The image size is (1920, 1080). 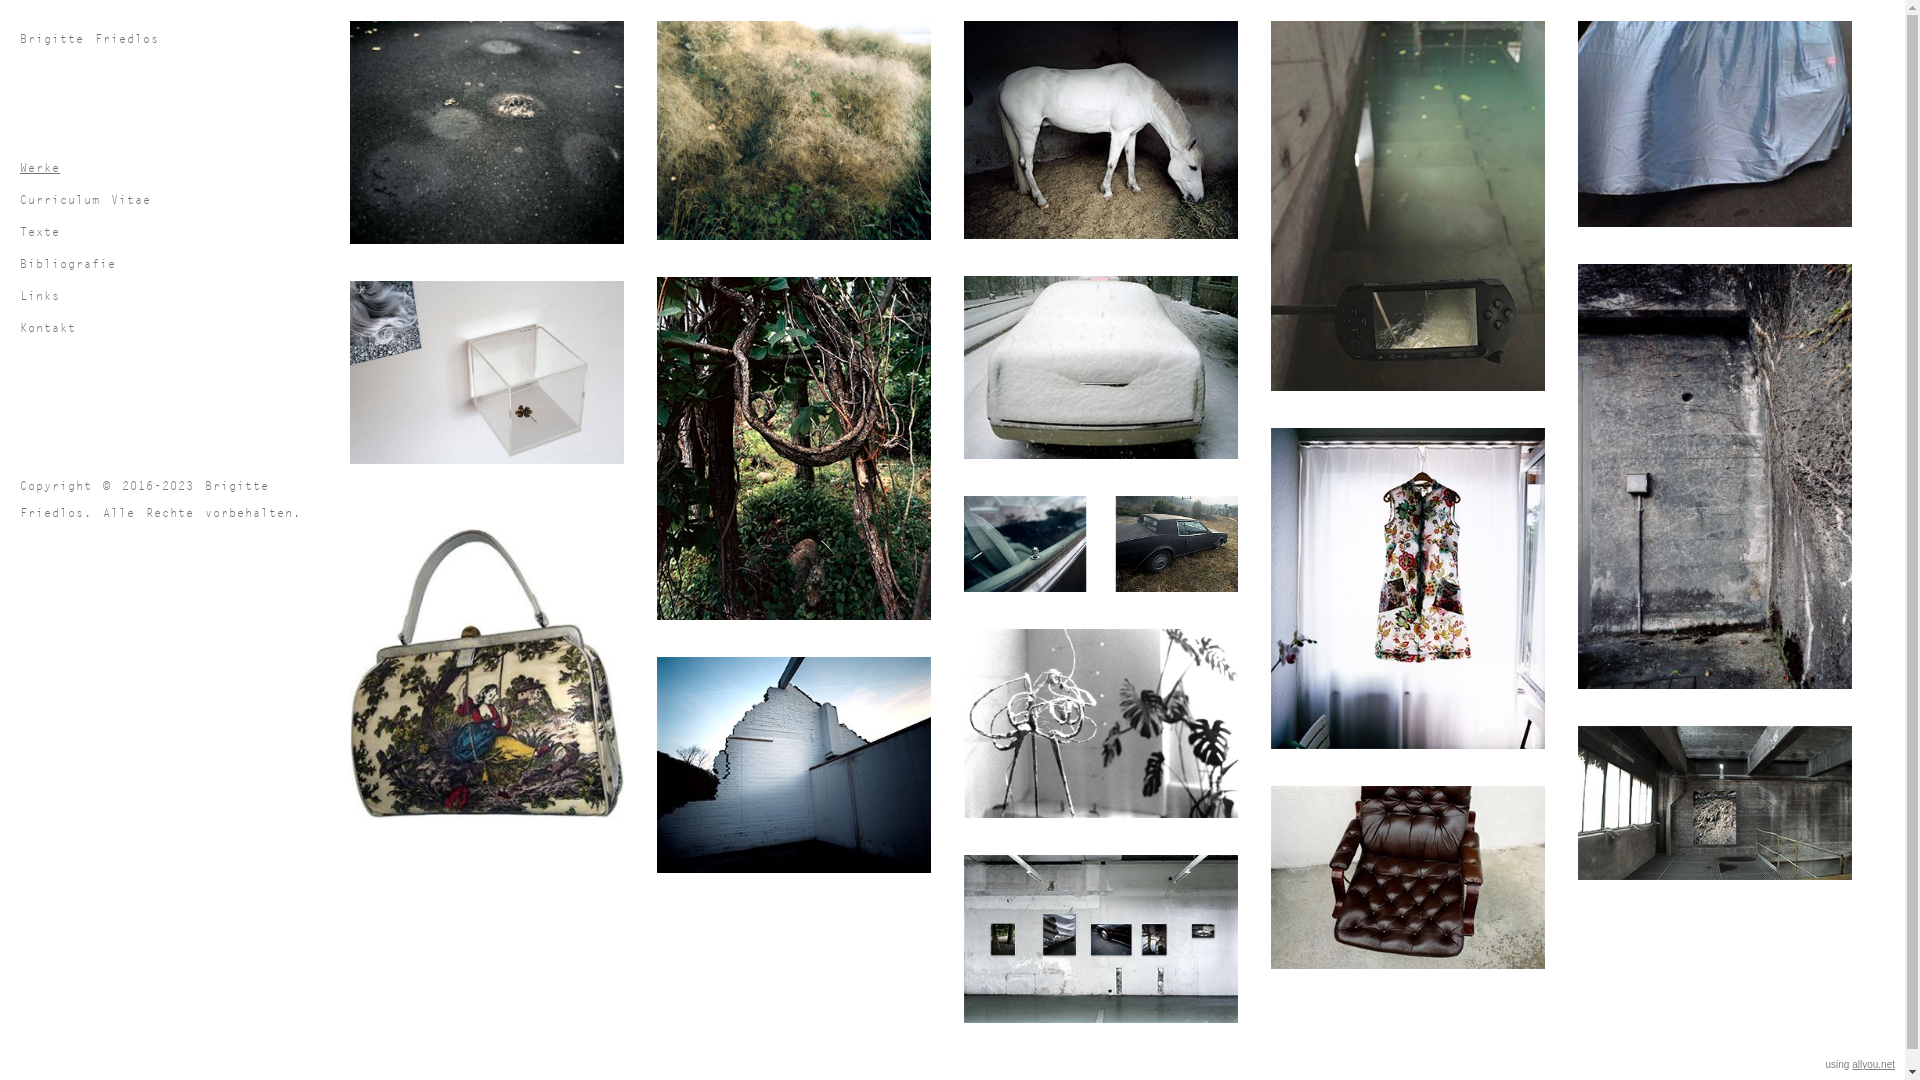 I want to click on 'Brigitte Friedlos', so click(x=180, y=38).